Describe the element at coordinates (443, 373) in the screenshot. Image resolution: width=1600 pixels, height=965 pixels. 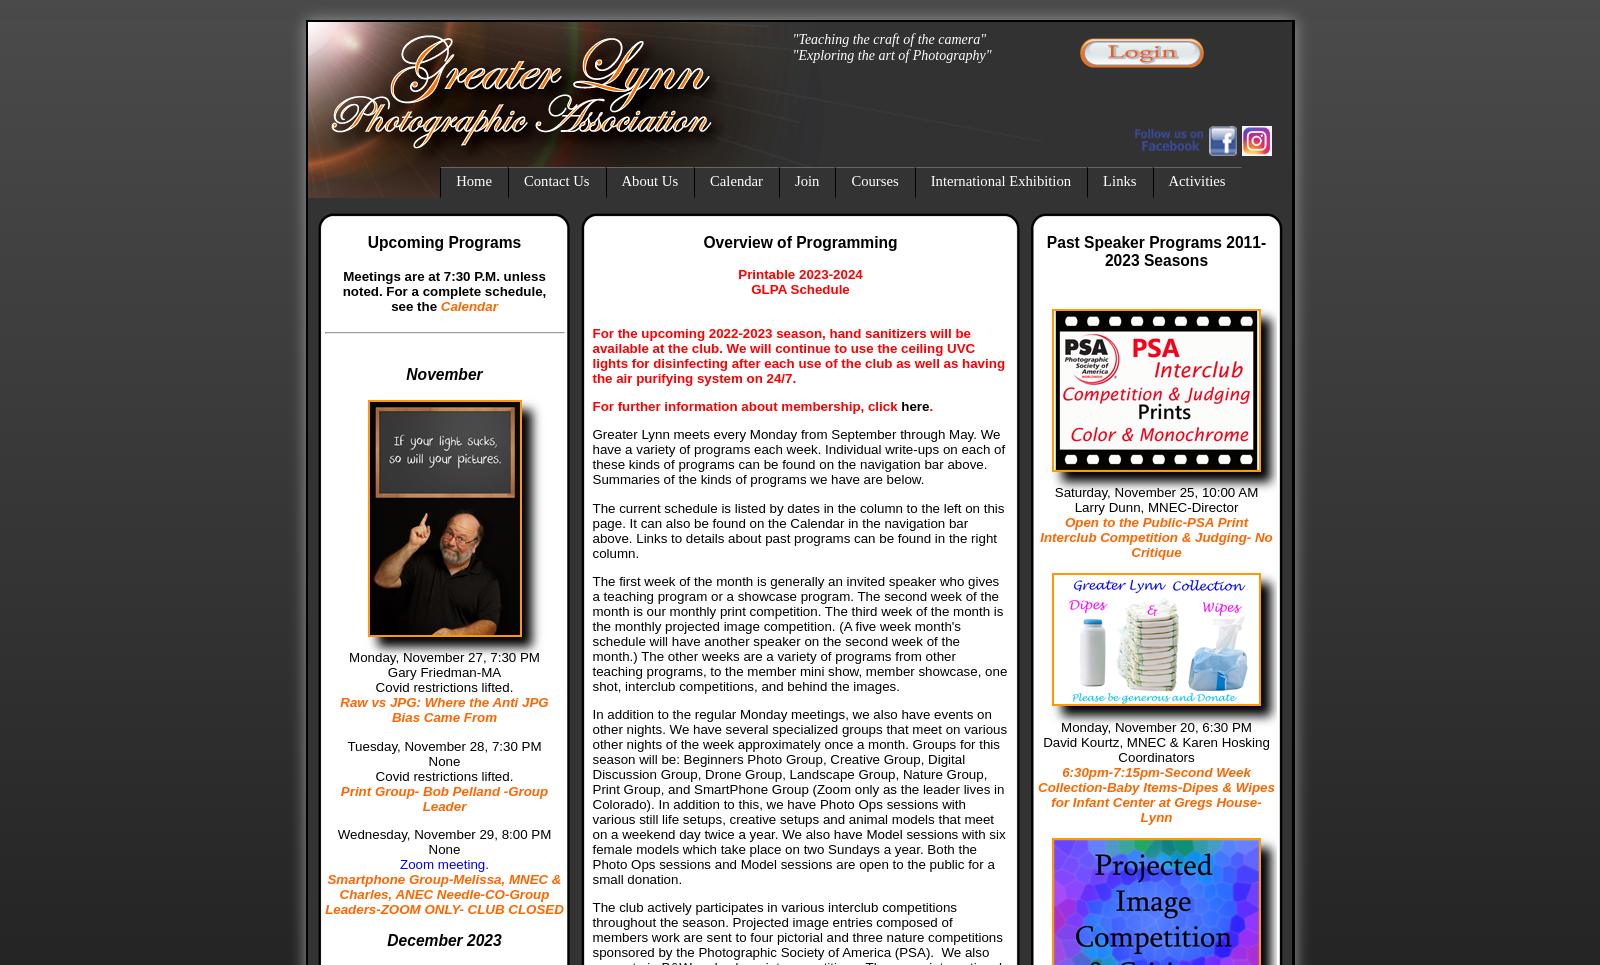
I see `'November'` at that location.